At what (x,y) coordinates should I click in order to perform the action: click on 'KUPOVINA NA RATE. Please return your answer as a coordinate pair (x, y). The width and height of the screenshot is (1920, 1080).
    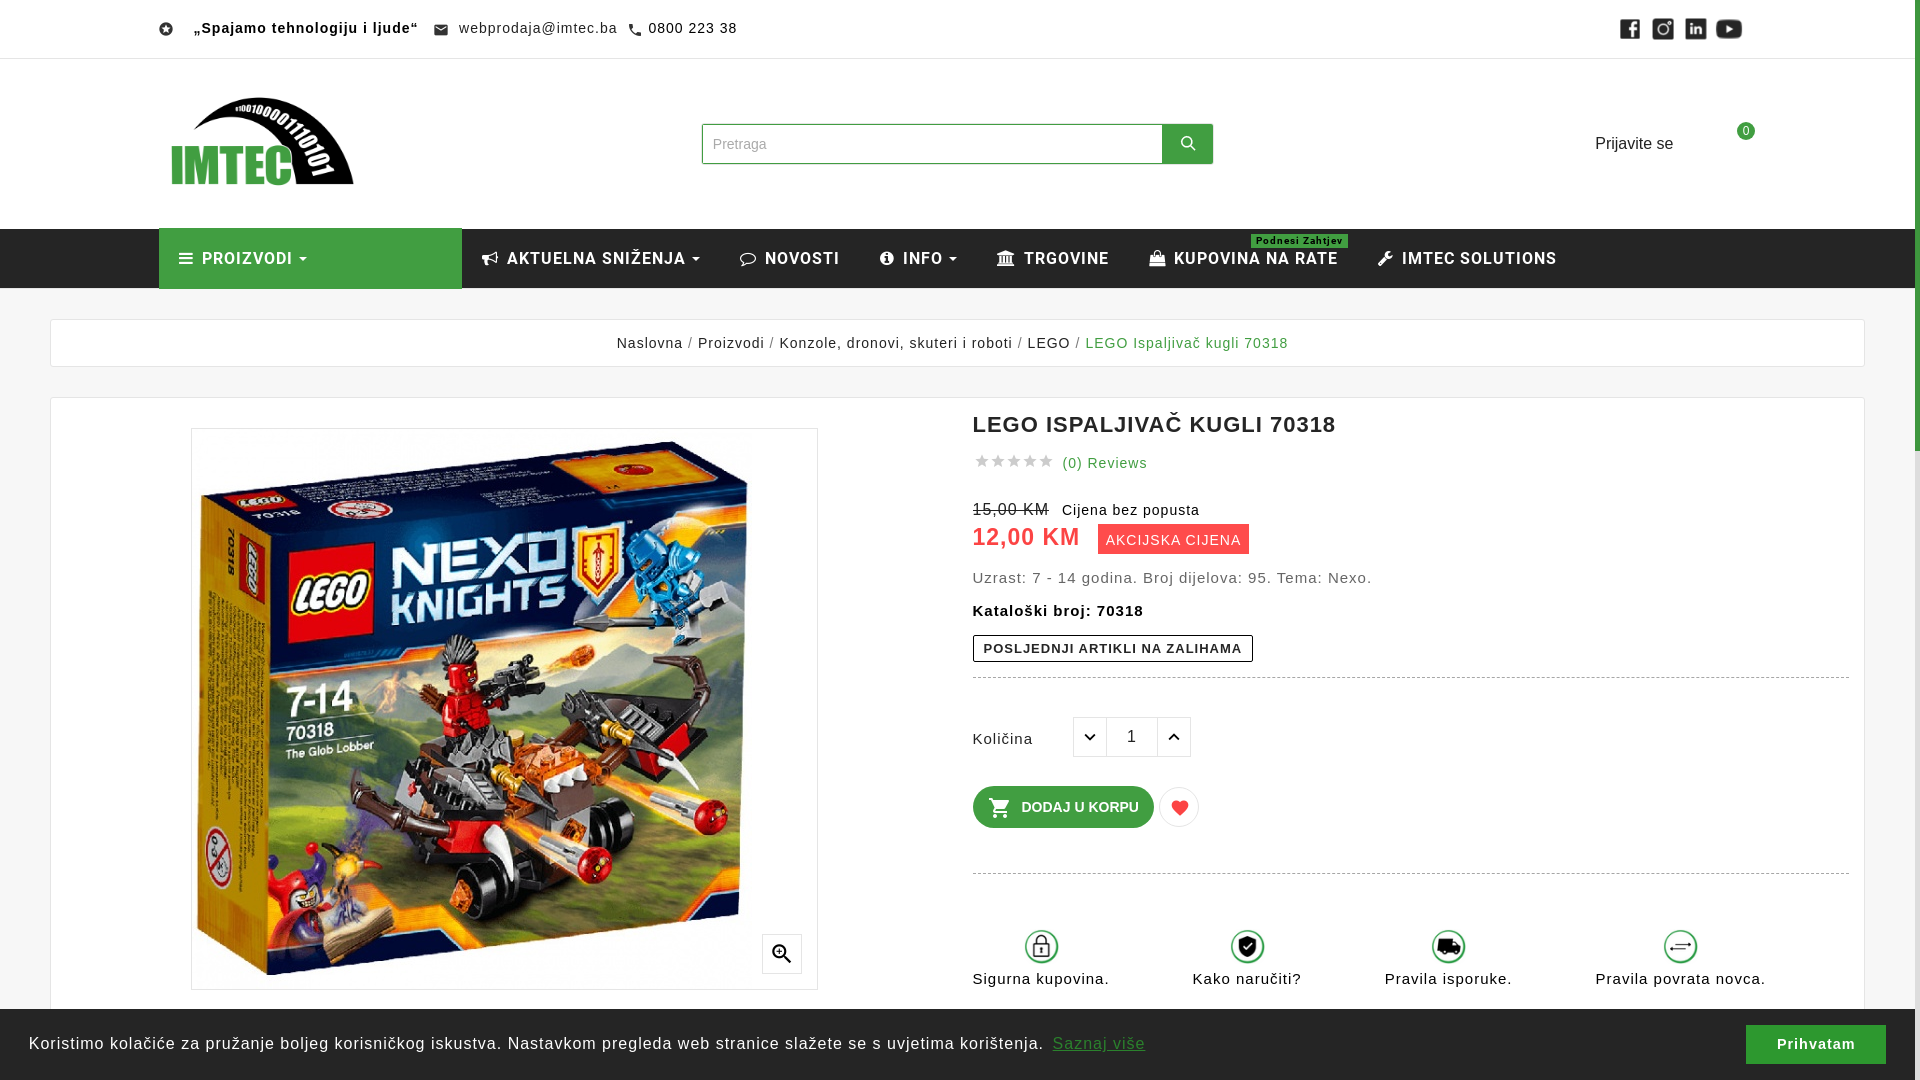
    Looking at the image, I should click on (1241, 257).